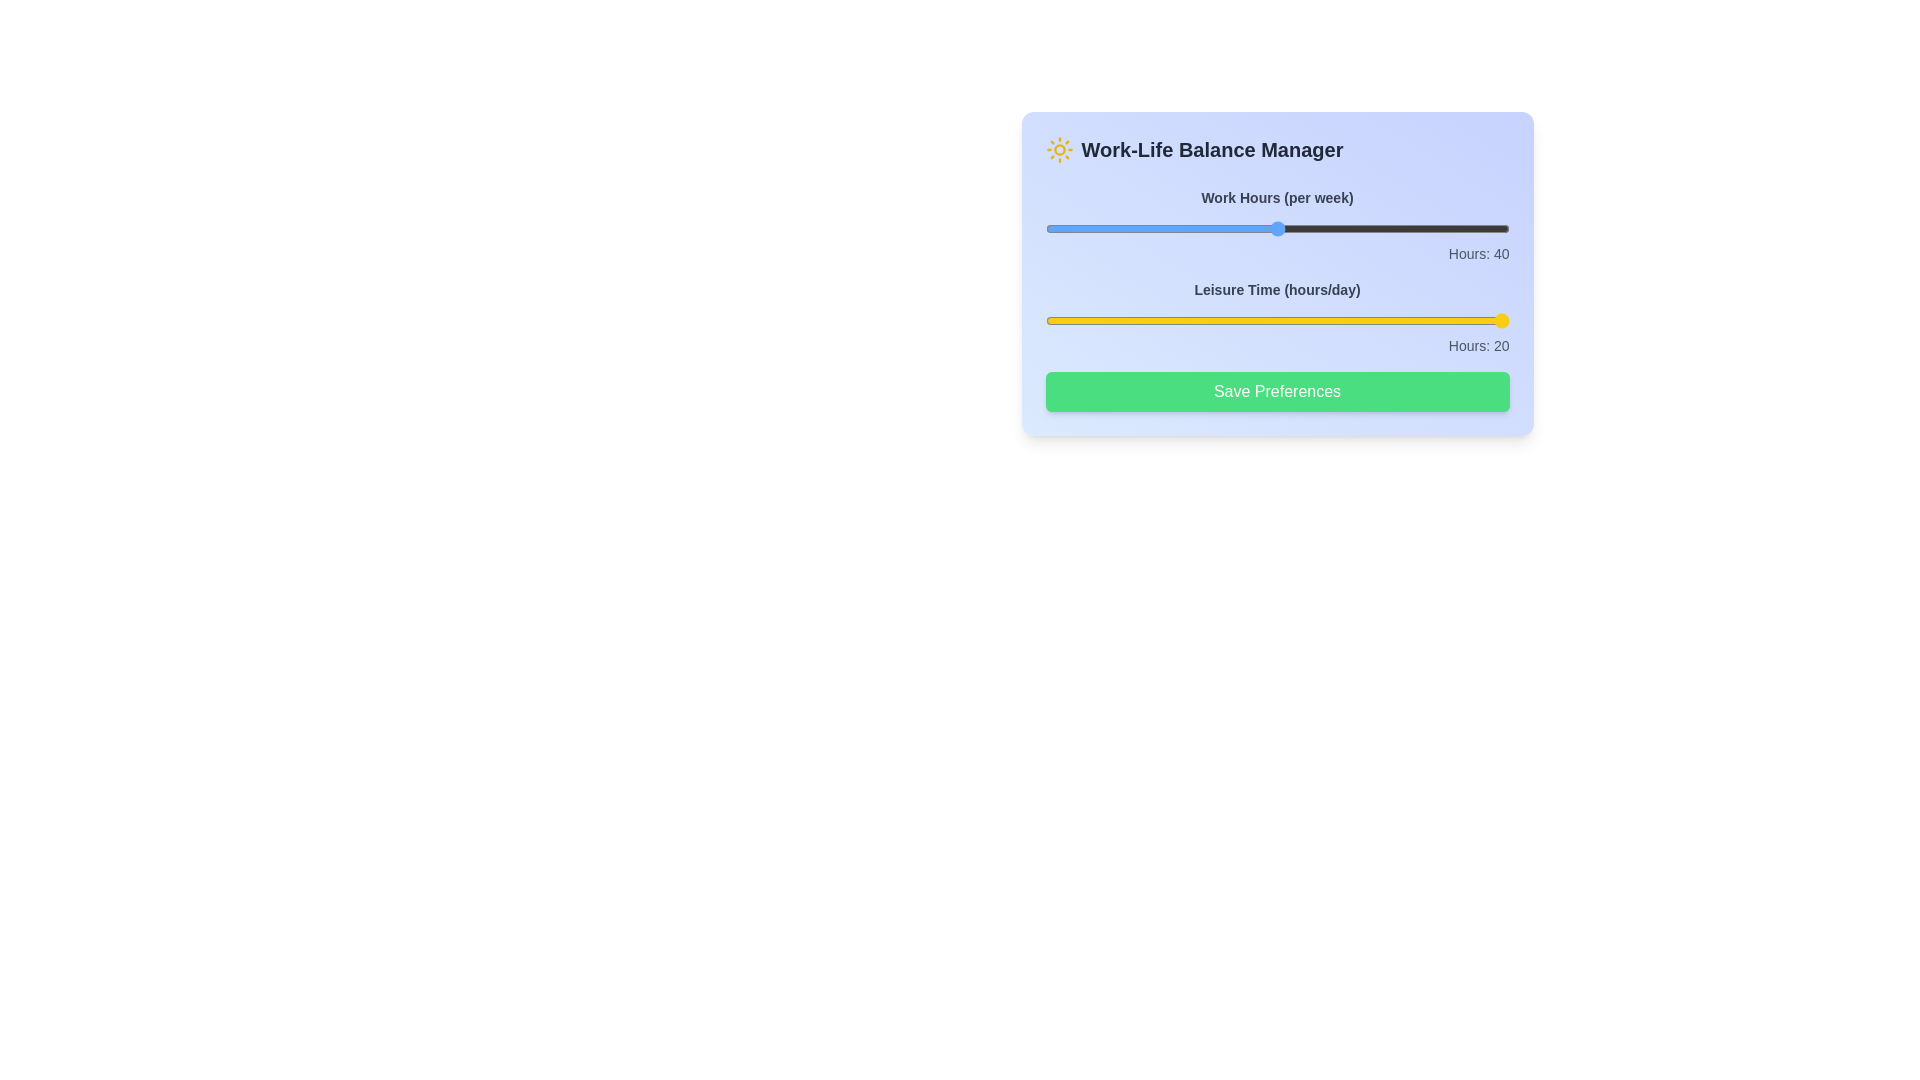 Image resolution: width=1920 pixels, height=1080 pixels. What do you see at coordinates (1276, 227) in the screenshot?
I see `the 'Work Hours' slider to set it to 40 hours per week` at bounding box center [1276, 227].